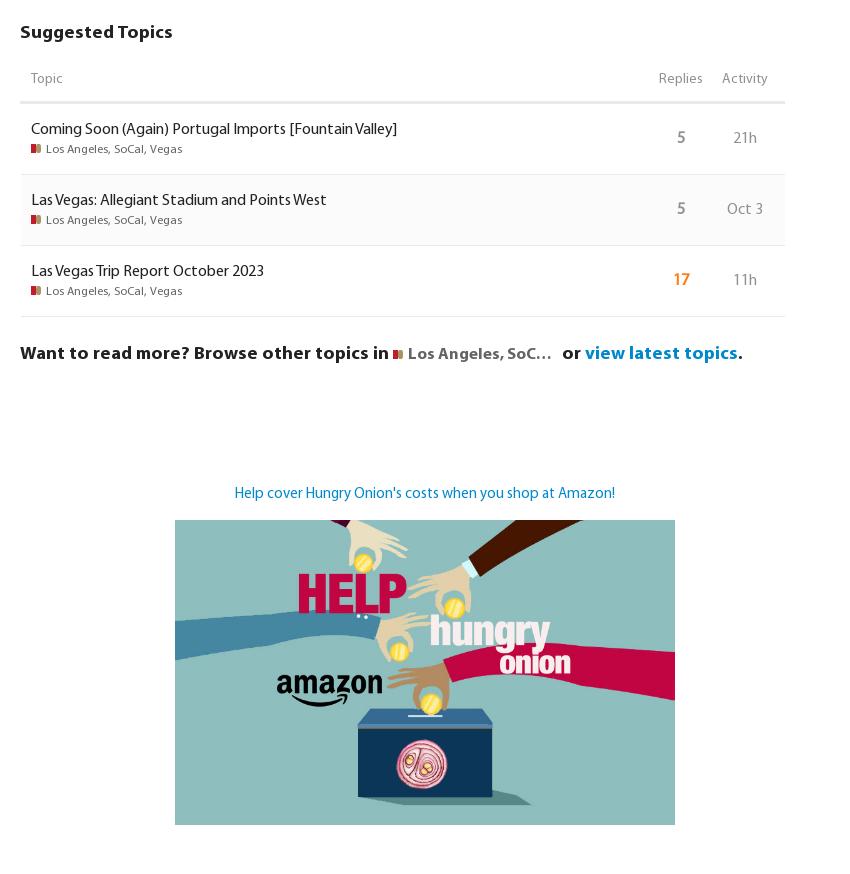  Describe the element at coordinates (571, 352) in the screenshot. I see `'or'` at that location.